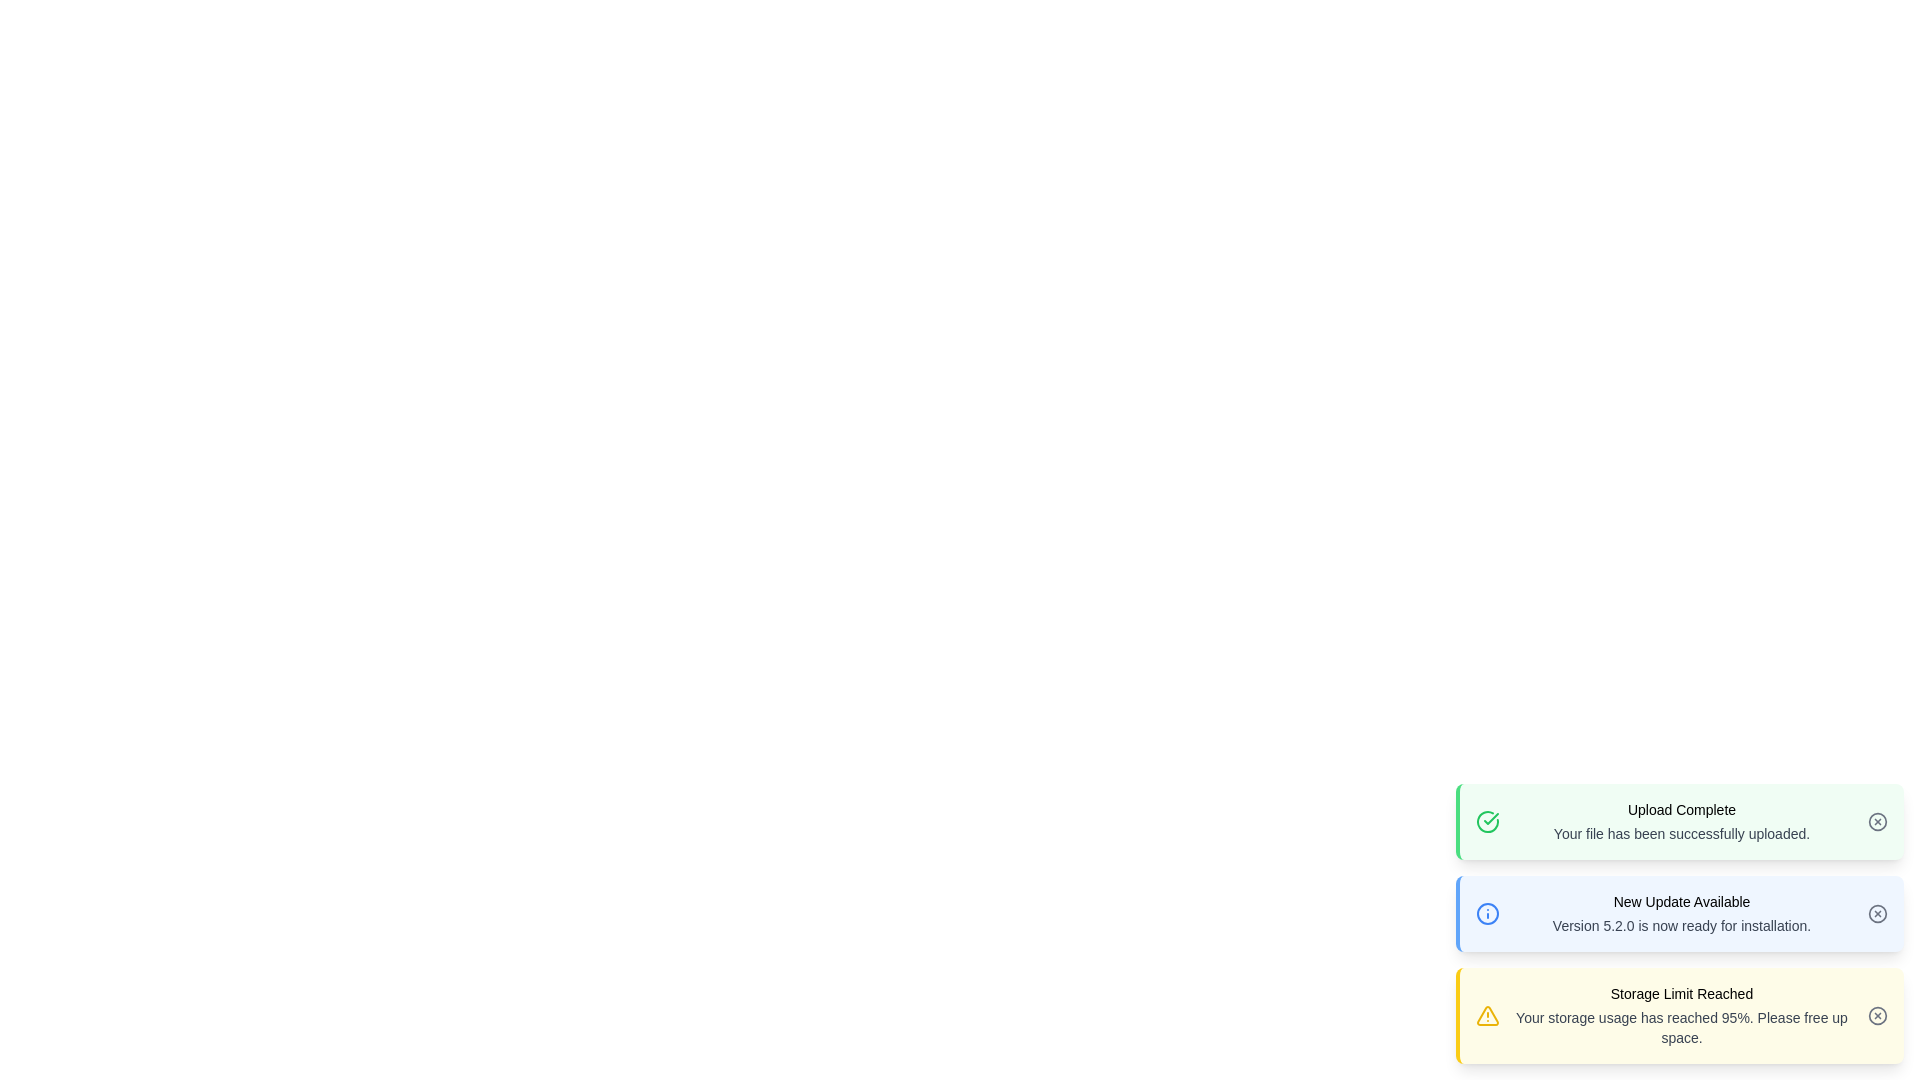  Describe the element at coordinates (1488, 1015) in the screenshot. I see `the warning icon located at the left edge of the 'Storage Limit Reached' notification card, which visually indicates critical alerts to the user` at that location.